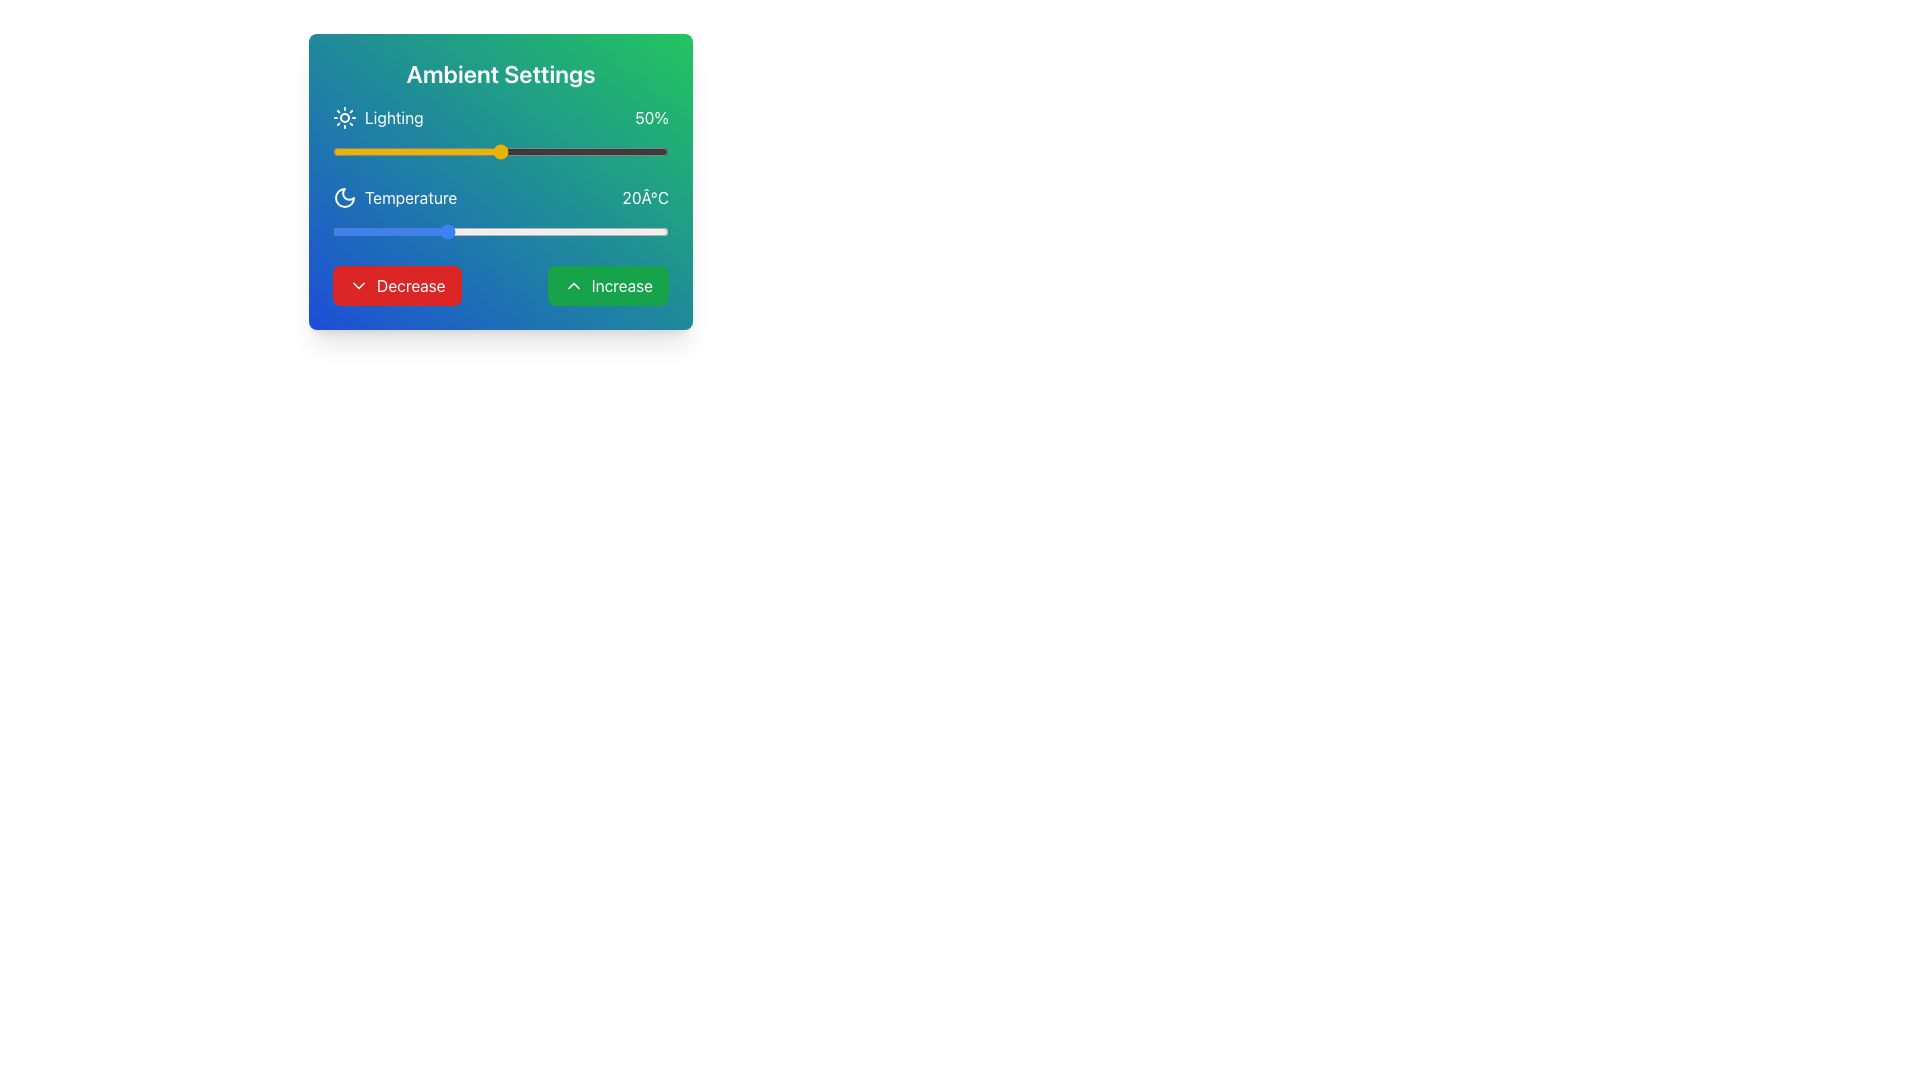 This screenshot has height=1080, width=1920. I want to click on the small upward-pointing chevron icon inside the green 'Increase' button located at the bottom-right corner of the 'Ambient Settings' card, so click(572, 285).